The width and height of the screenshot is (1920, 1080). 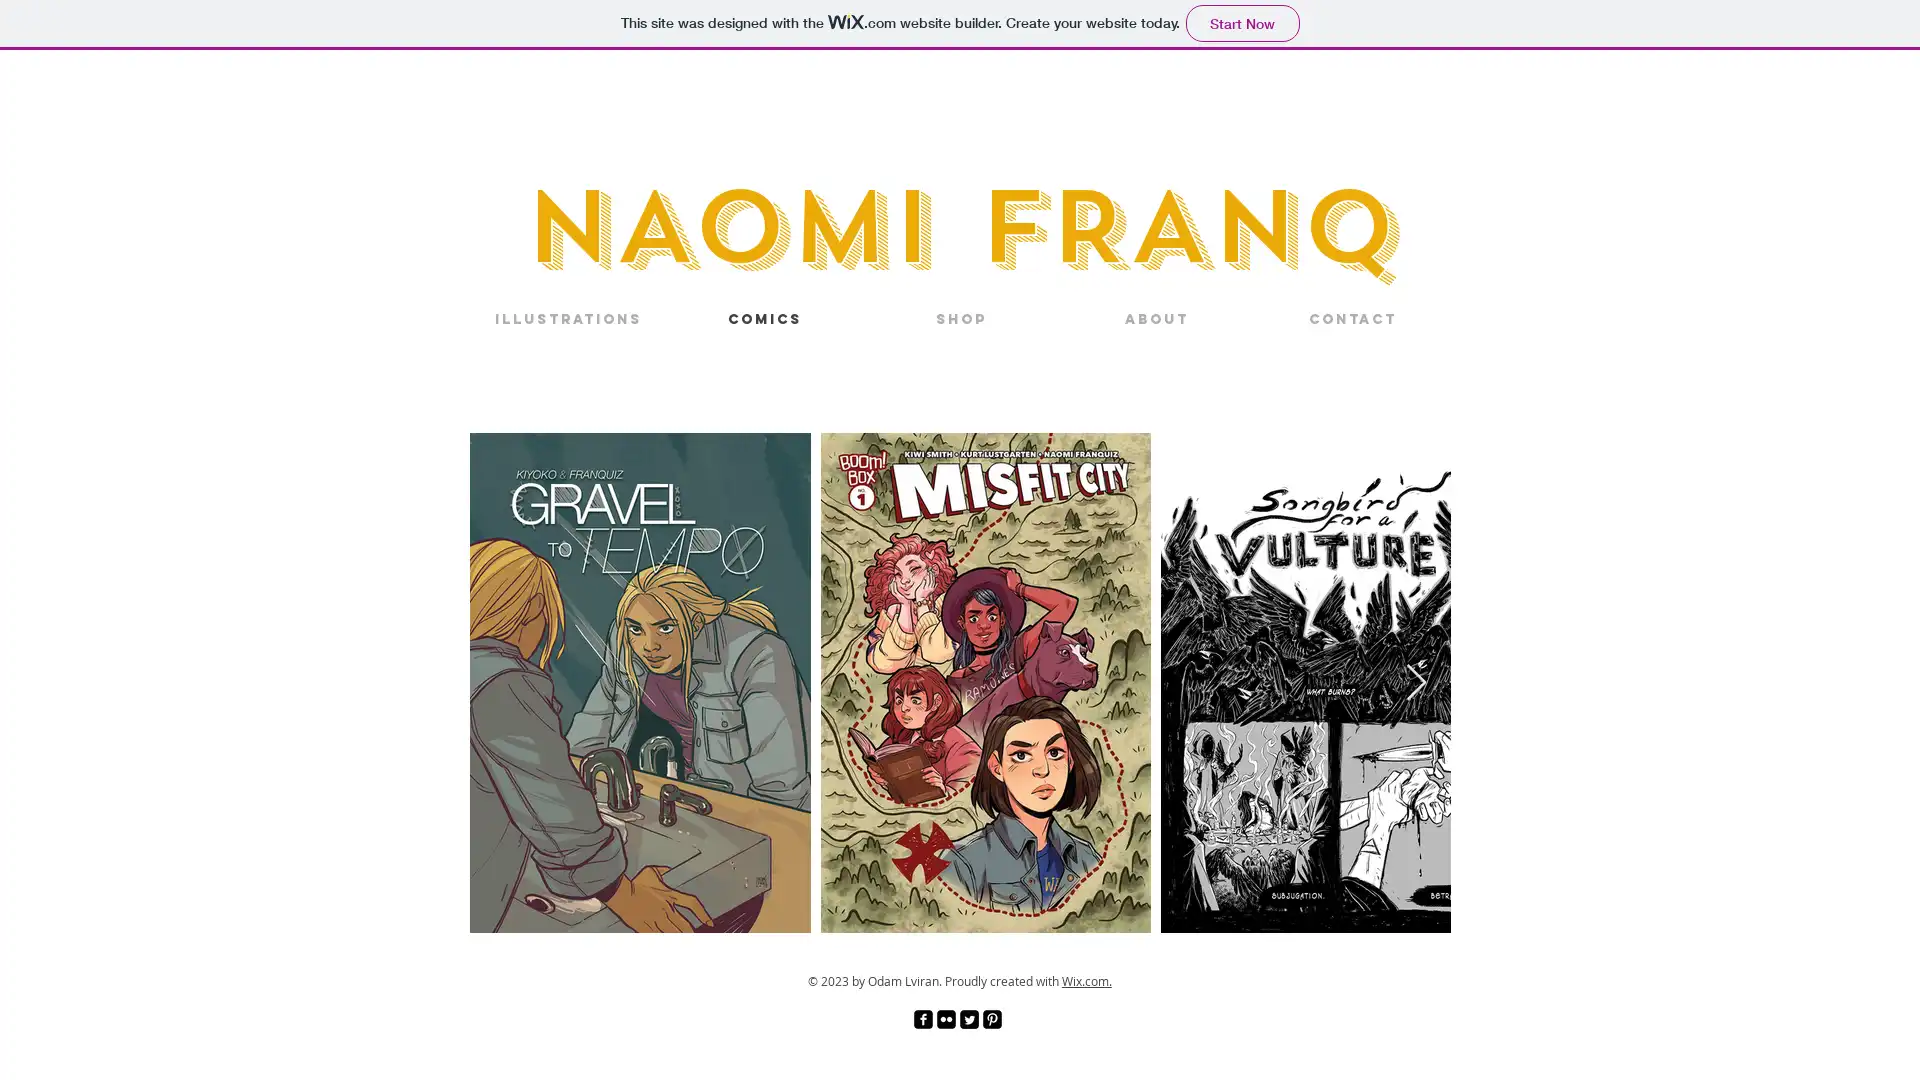 What do you see at coordinates (1415, 681) in the screenshot?
I see `Next Item` at bounding box center [1415, 681].